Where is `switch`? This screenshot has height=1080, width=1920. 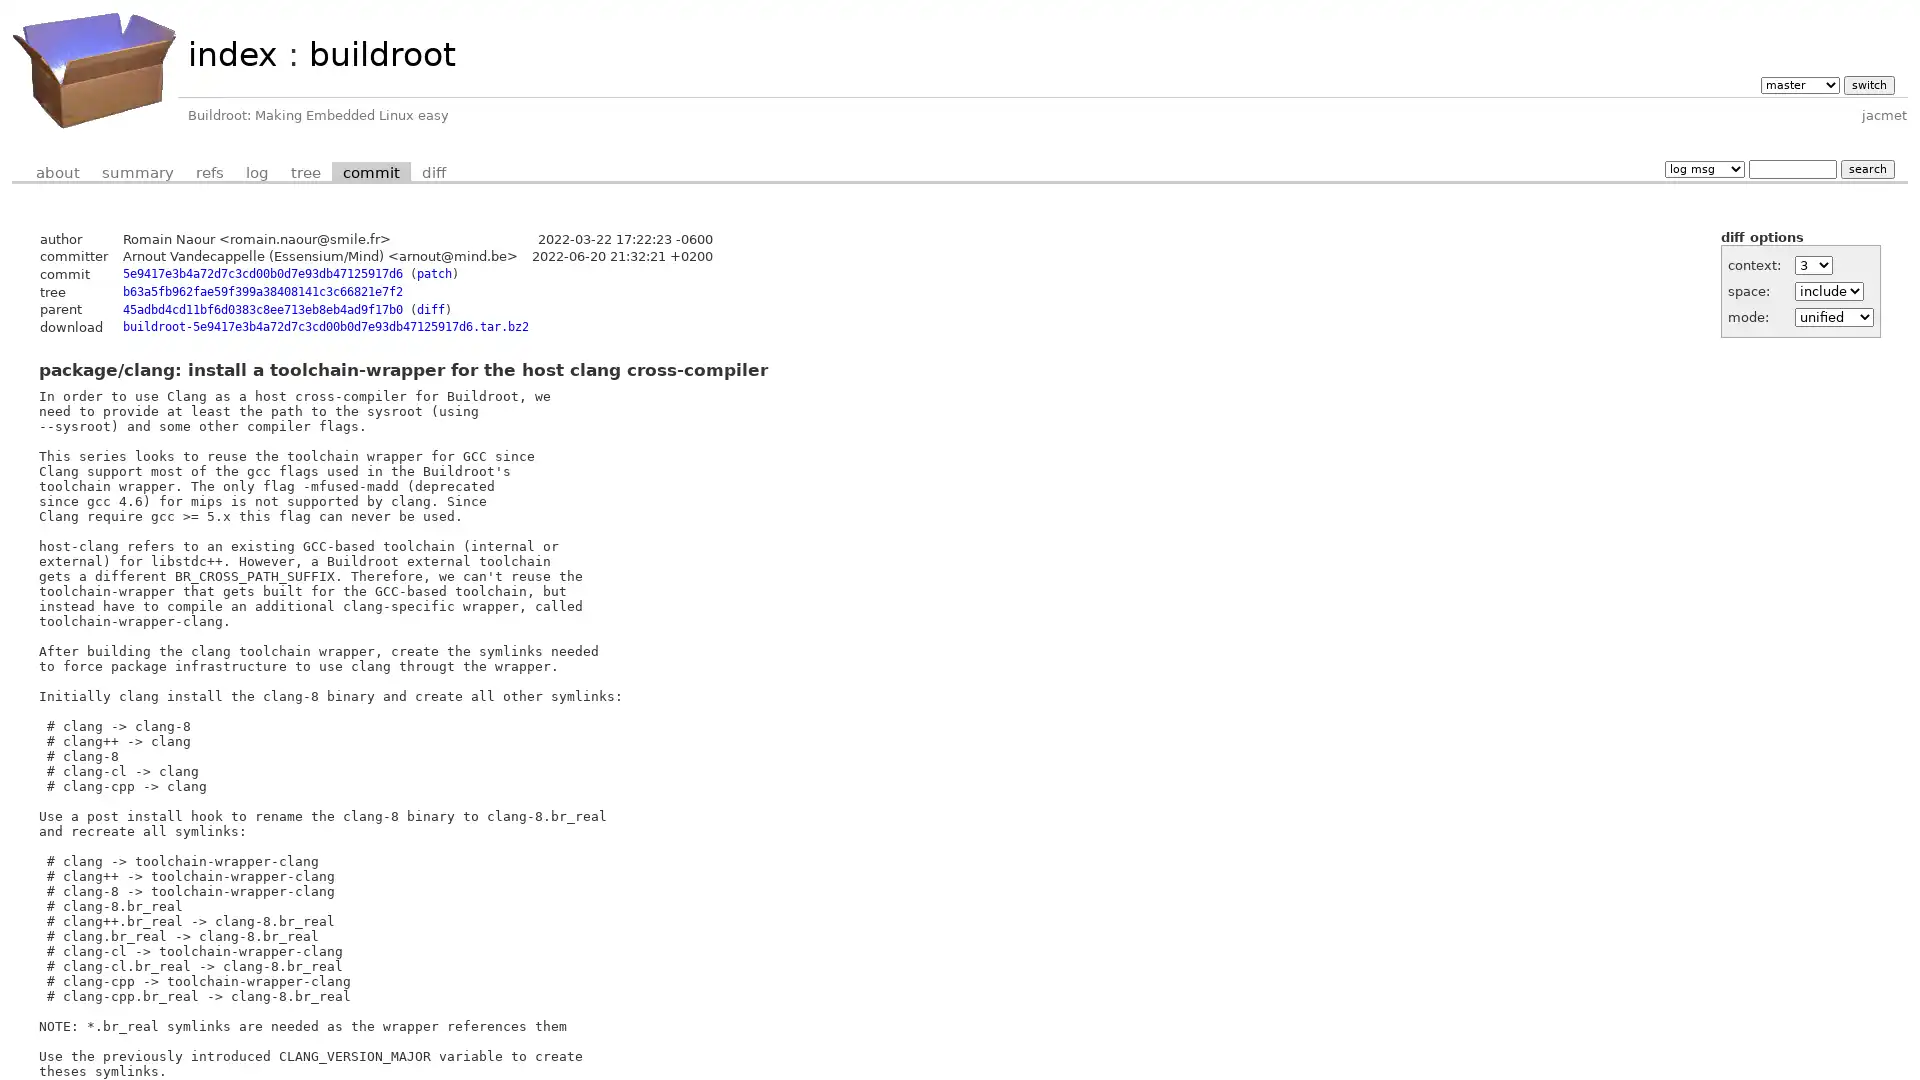
switch is located at coordinates (1867, 83).